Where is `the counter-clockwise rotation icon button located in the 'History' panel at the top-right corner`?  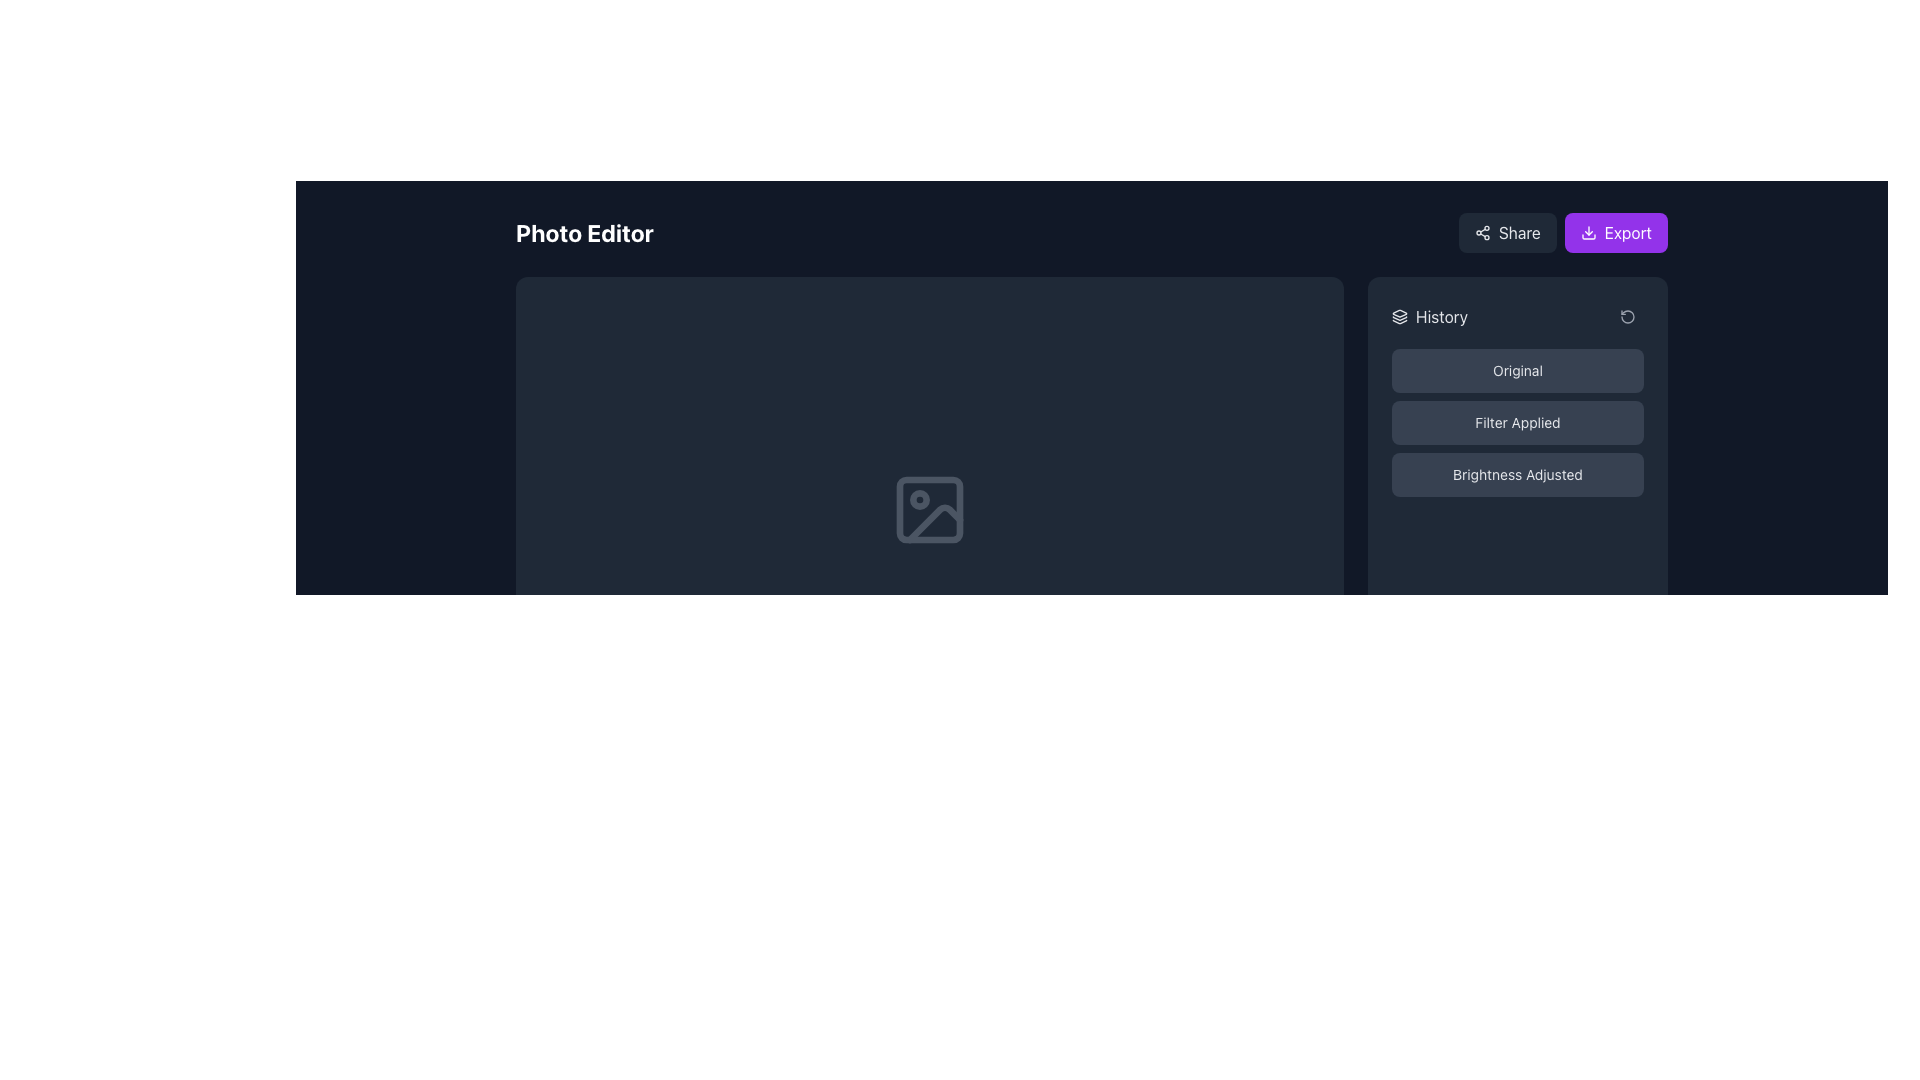 the counter-clockwise rotation icon button located in the 'History' panel at the top-right corner is located at coordinates (1627, 315).